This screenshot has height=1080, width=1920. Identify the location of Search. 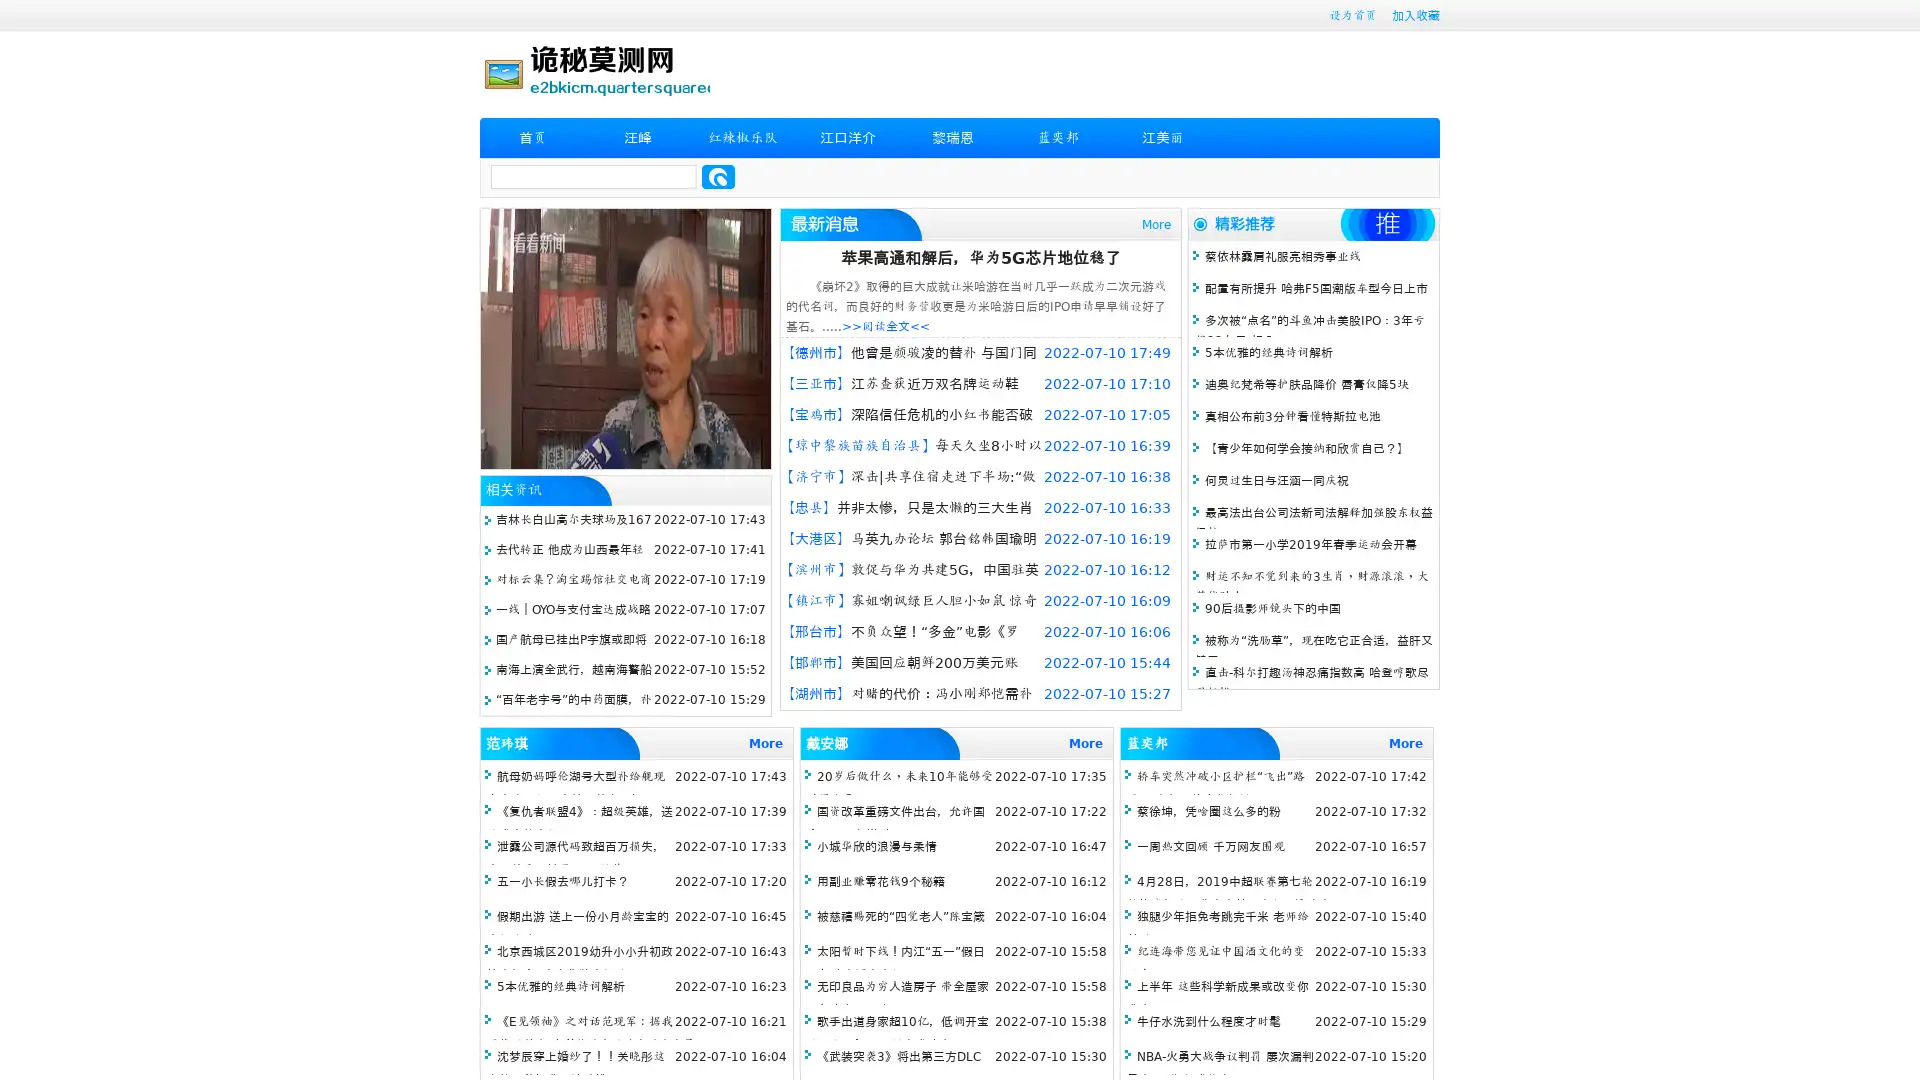
(718, 176).